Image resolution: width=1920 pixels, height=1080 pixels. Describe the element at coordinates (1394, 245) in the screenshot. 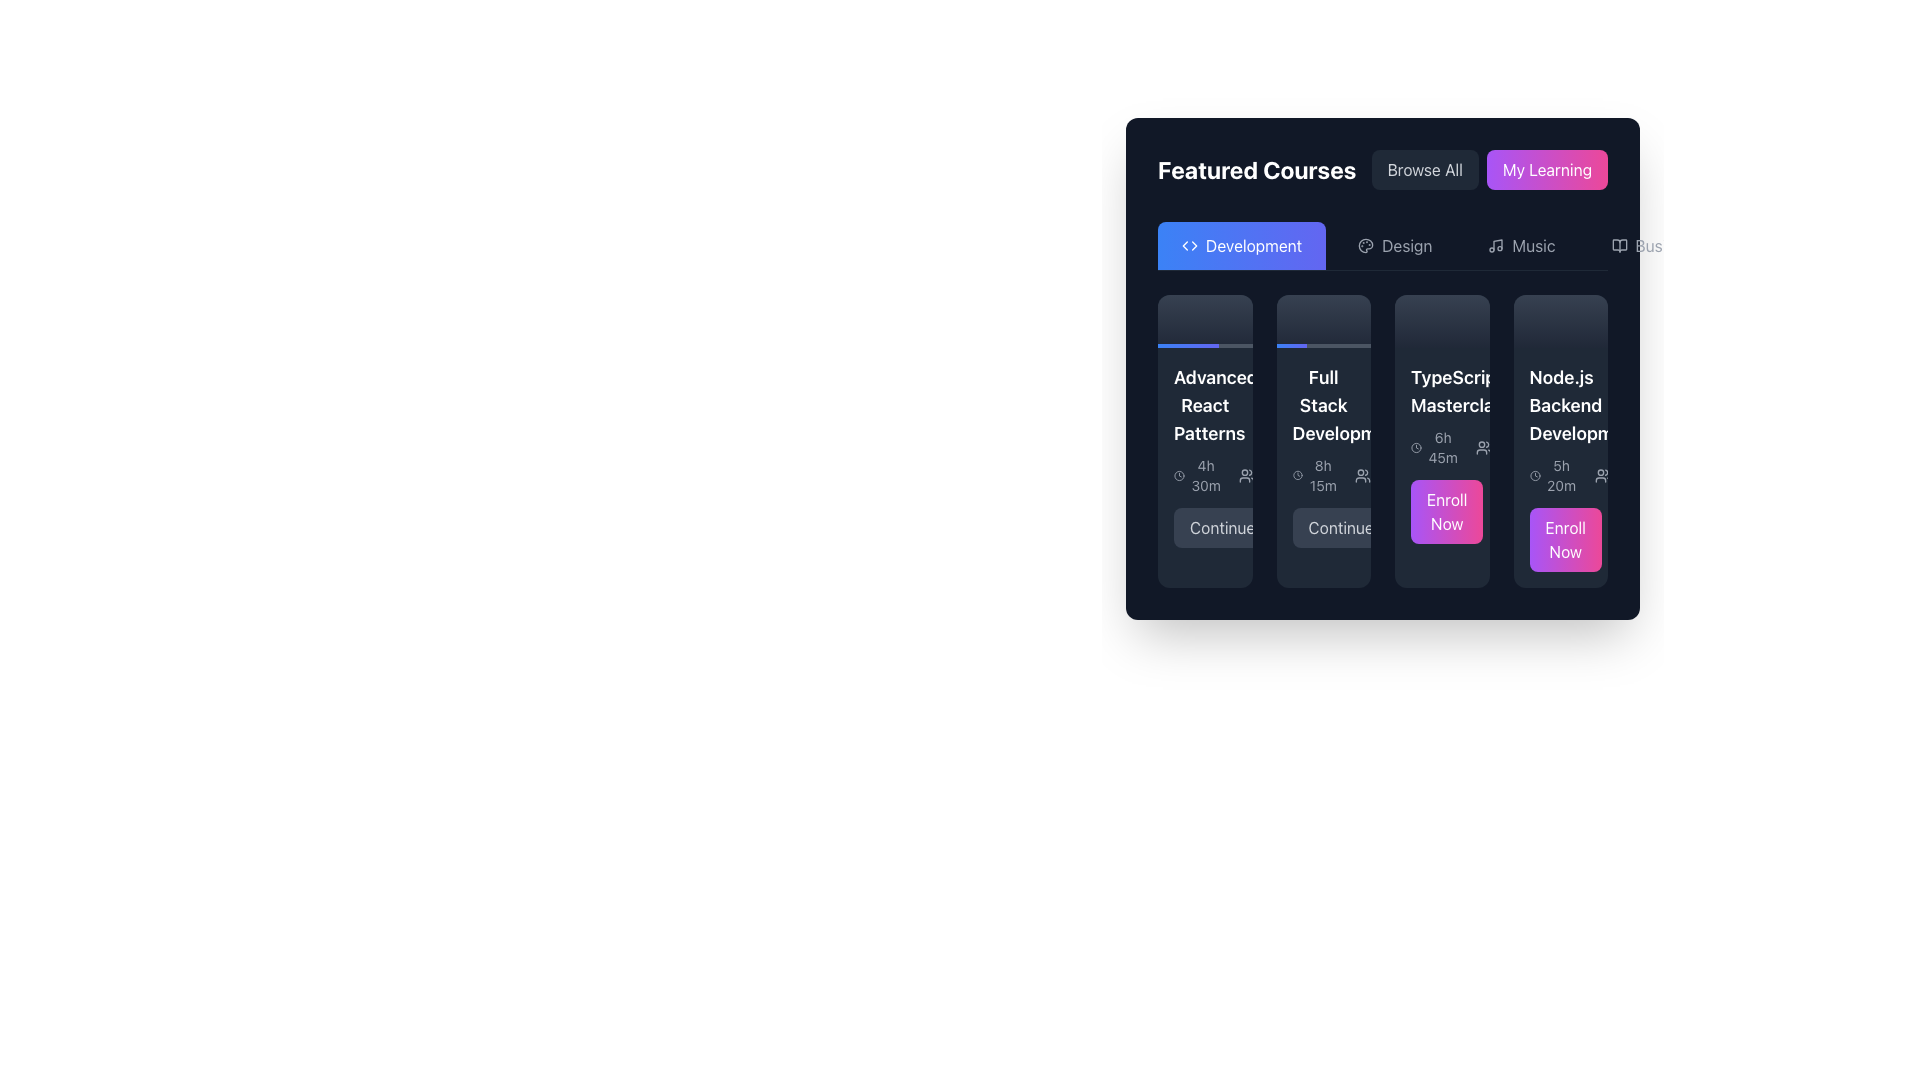

I see `the second button from the left in the horizontal navigation bar under 'Featured Courses'` at that location.